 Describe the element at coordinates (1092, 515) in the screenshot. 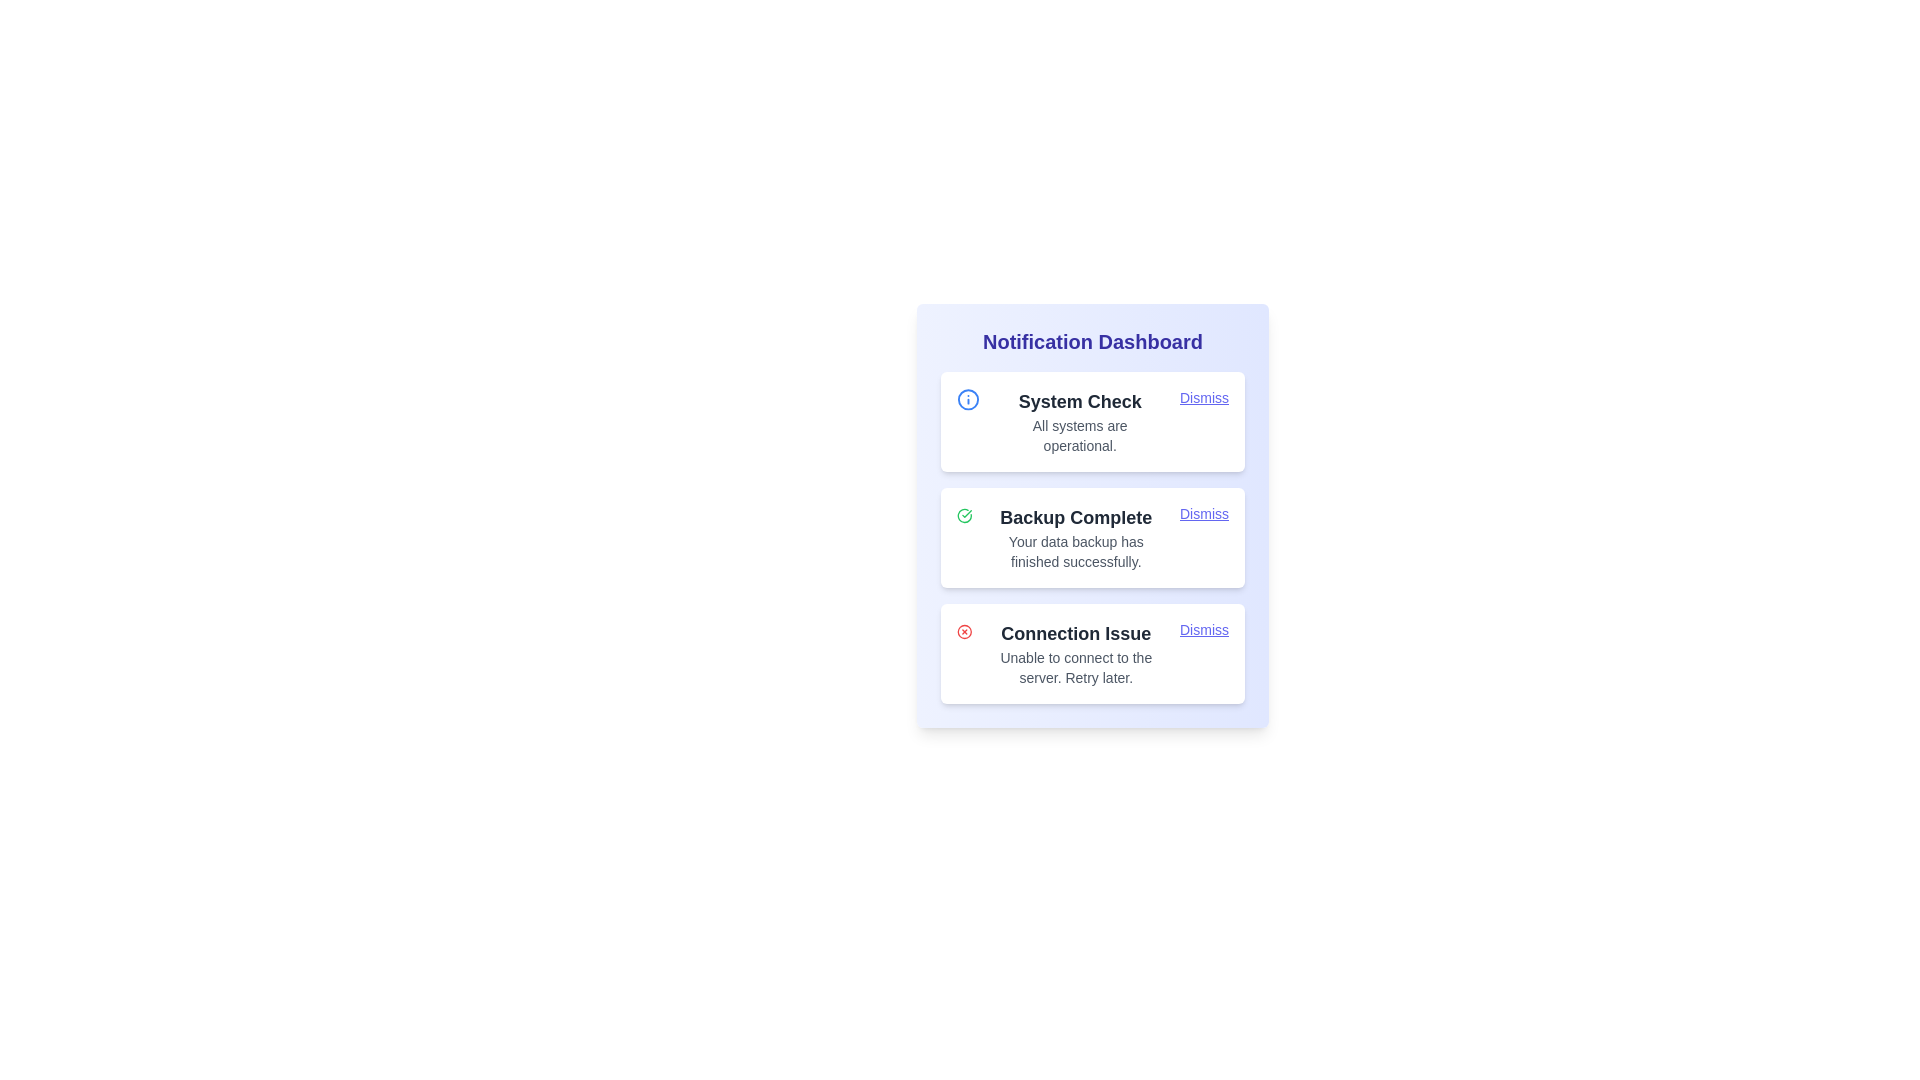

I see `the Notification Widget, which displays system notifications and statuses` at that location.